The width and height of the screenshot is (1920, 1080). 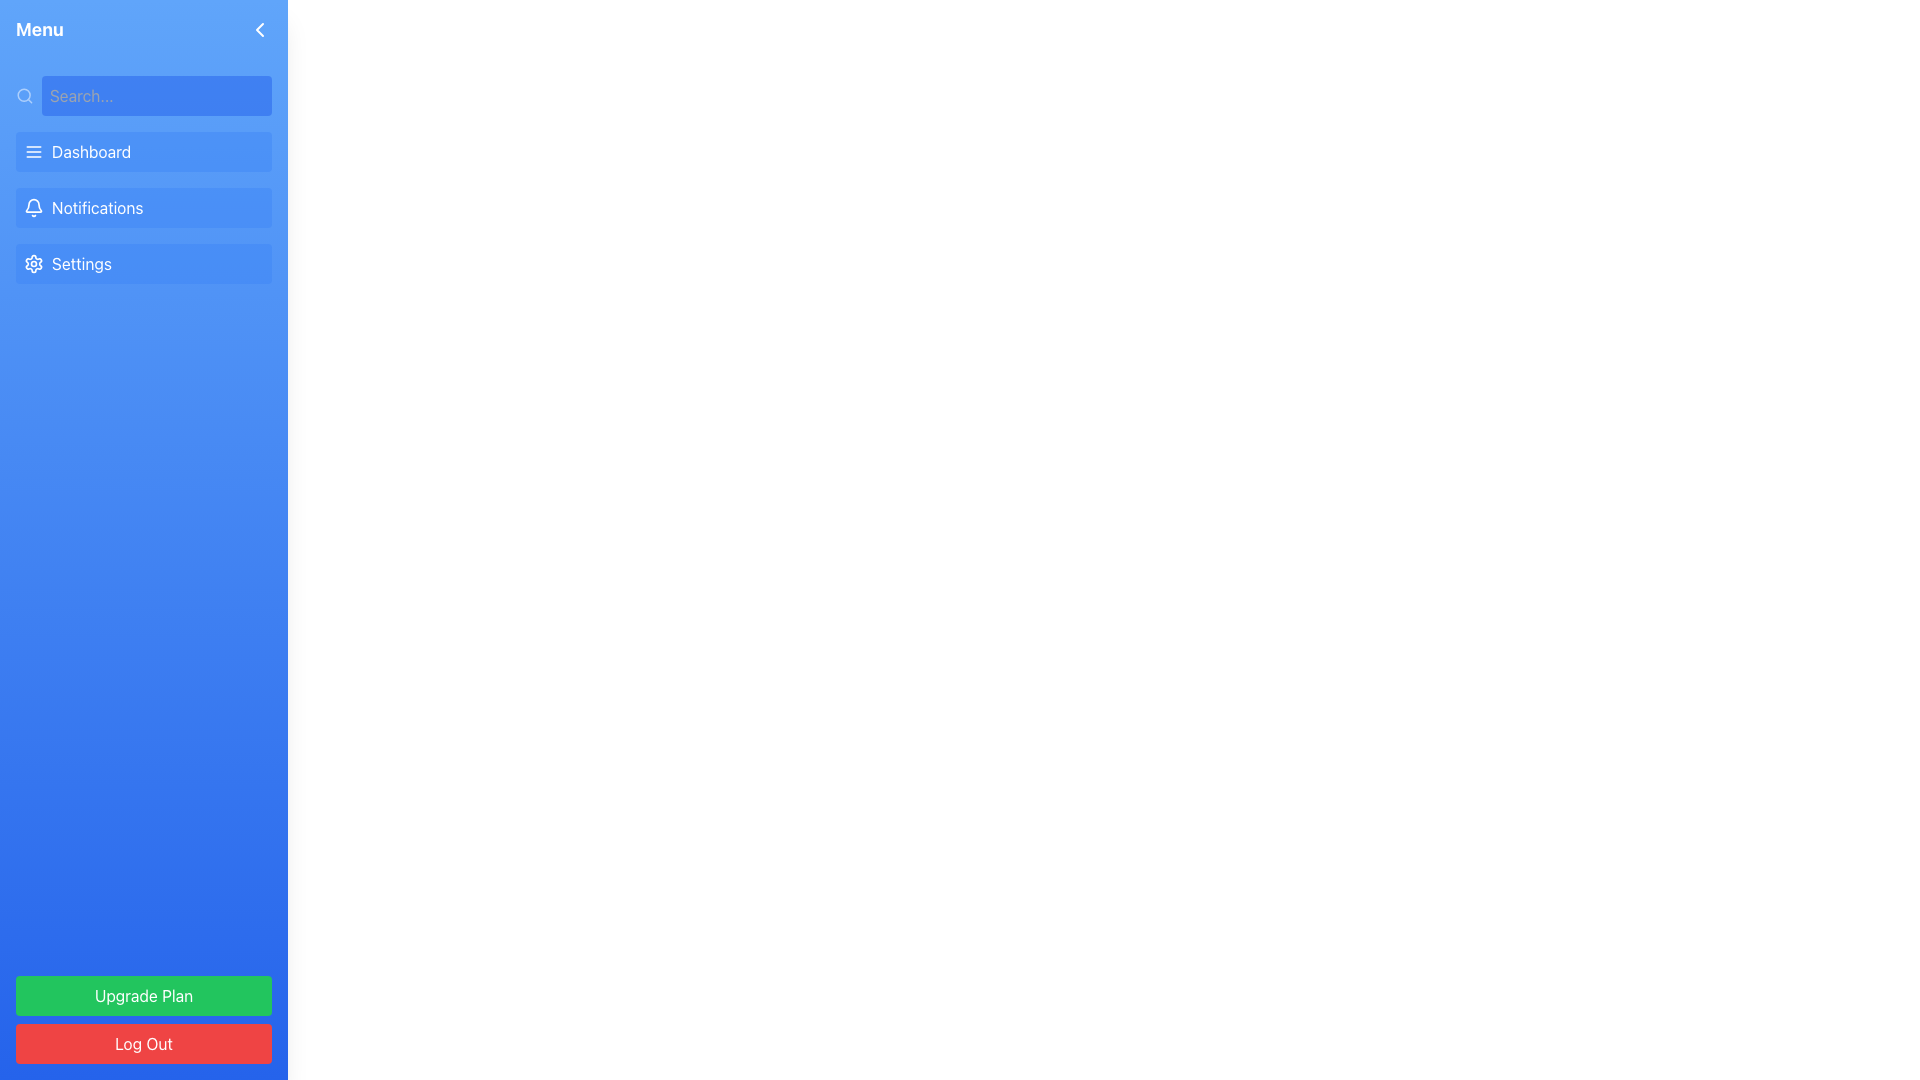 I want to click on the search bar input field located at the top-left corner of the interface to focus on it for keyword input, so click(x=155, y=96).